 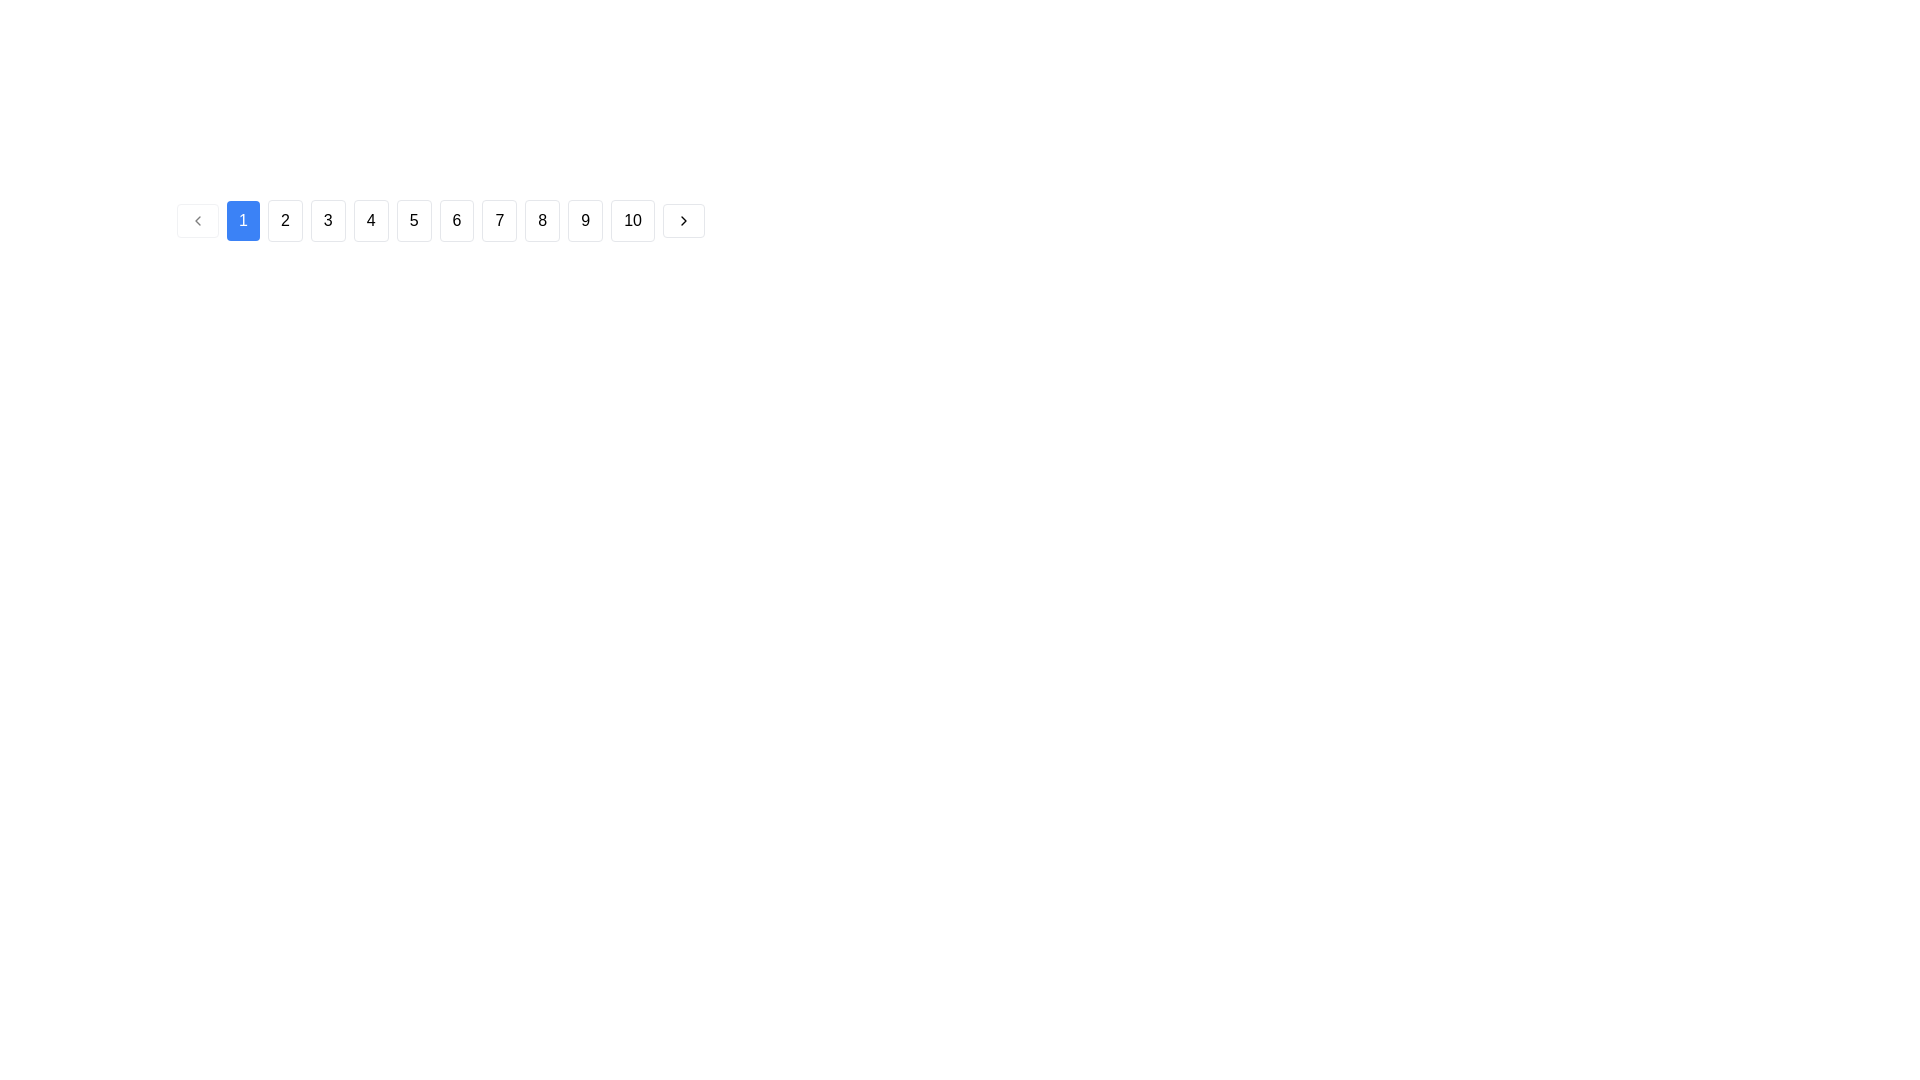 What do you see at coordinates (197, 220) in the screenshot?
I see `the chevron icon which serves as the 'previous' button for navigating to the previous page in the pagination row` at bounding box center [197, 220].